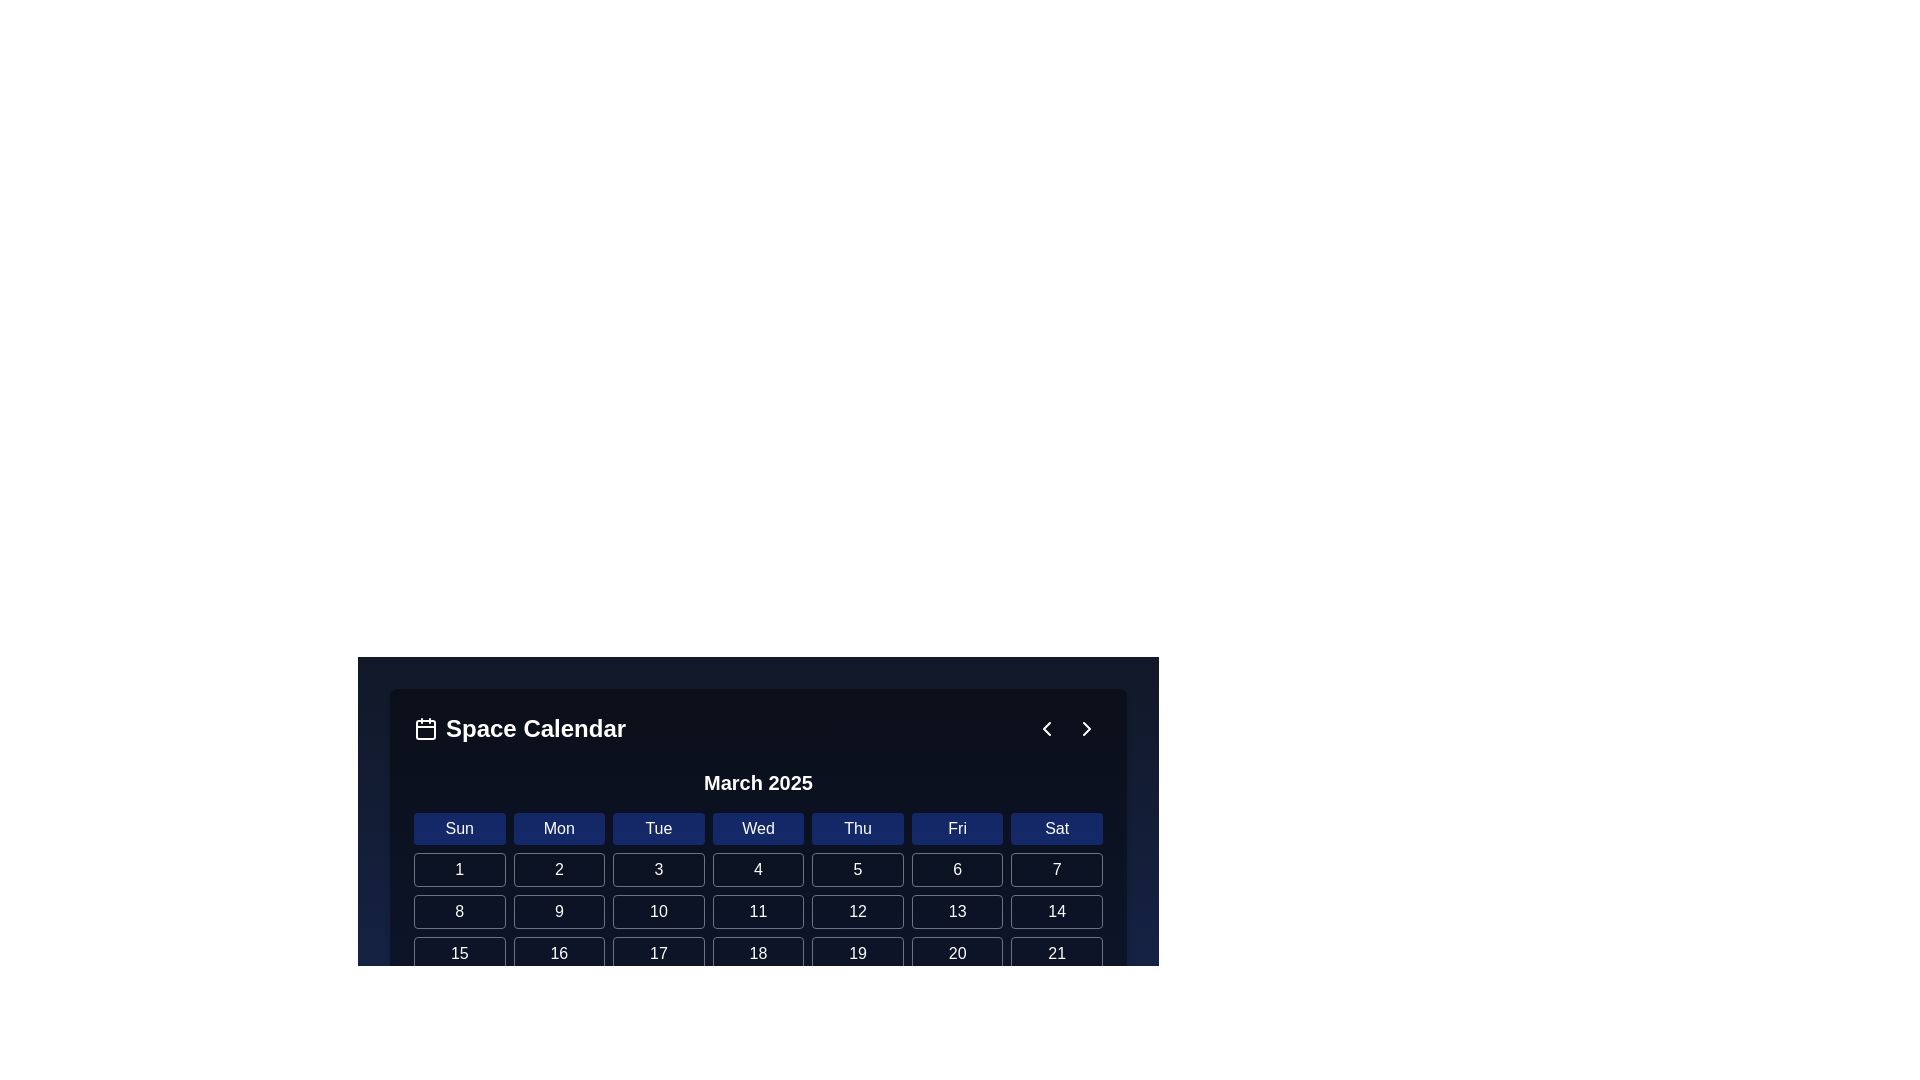 Image resolution: width=1920 pixels, height=1080 pixels. Describe the element at coordinates (1065, 729) in the screenshot. I see `the dual-button navigation control at the top right corner of the 'Space Calendar' section` at that location.